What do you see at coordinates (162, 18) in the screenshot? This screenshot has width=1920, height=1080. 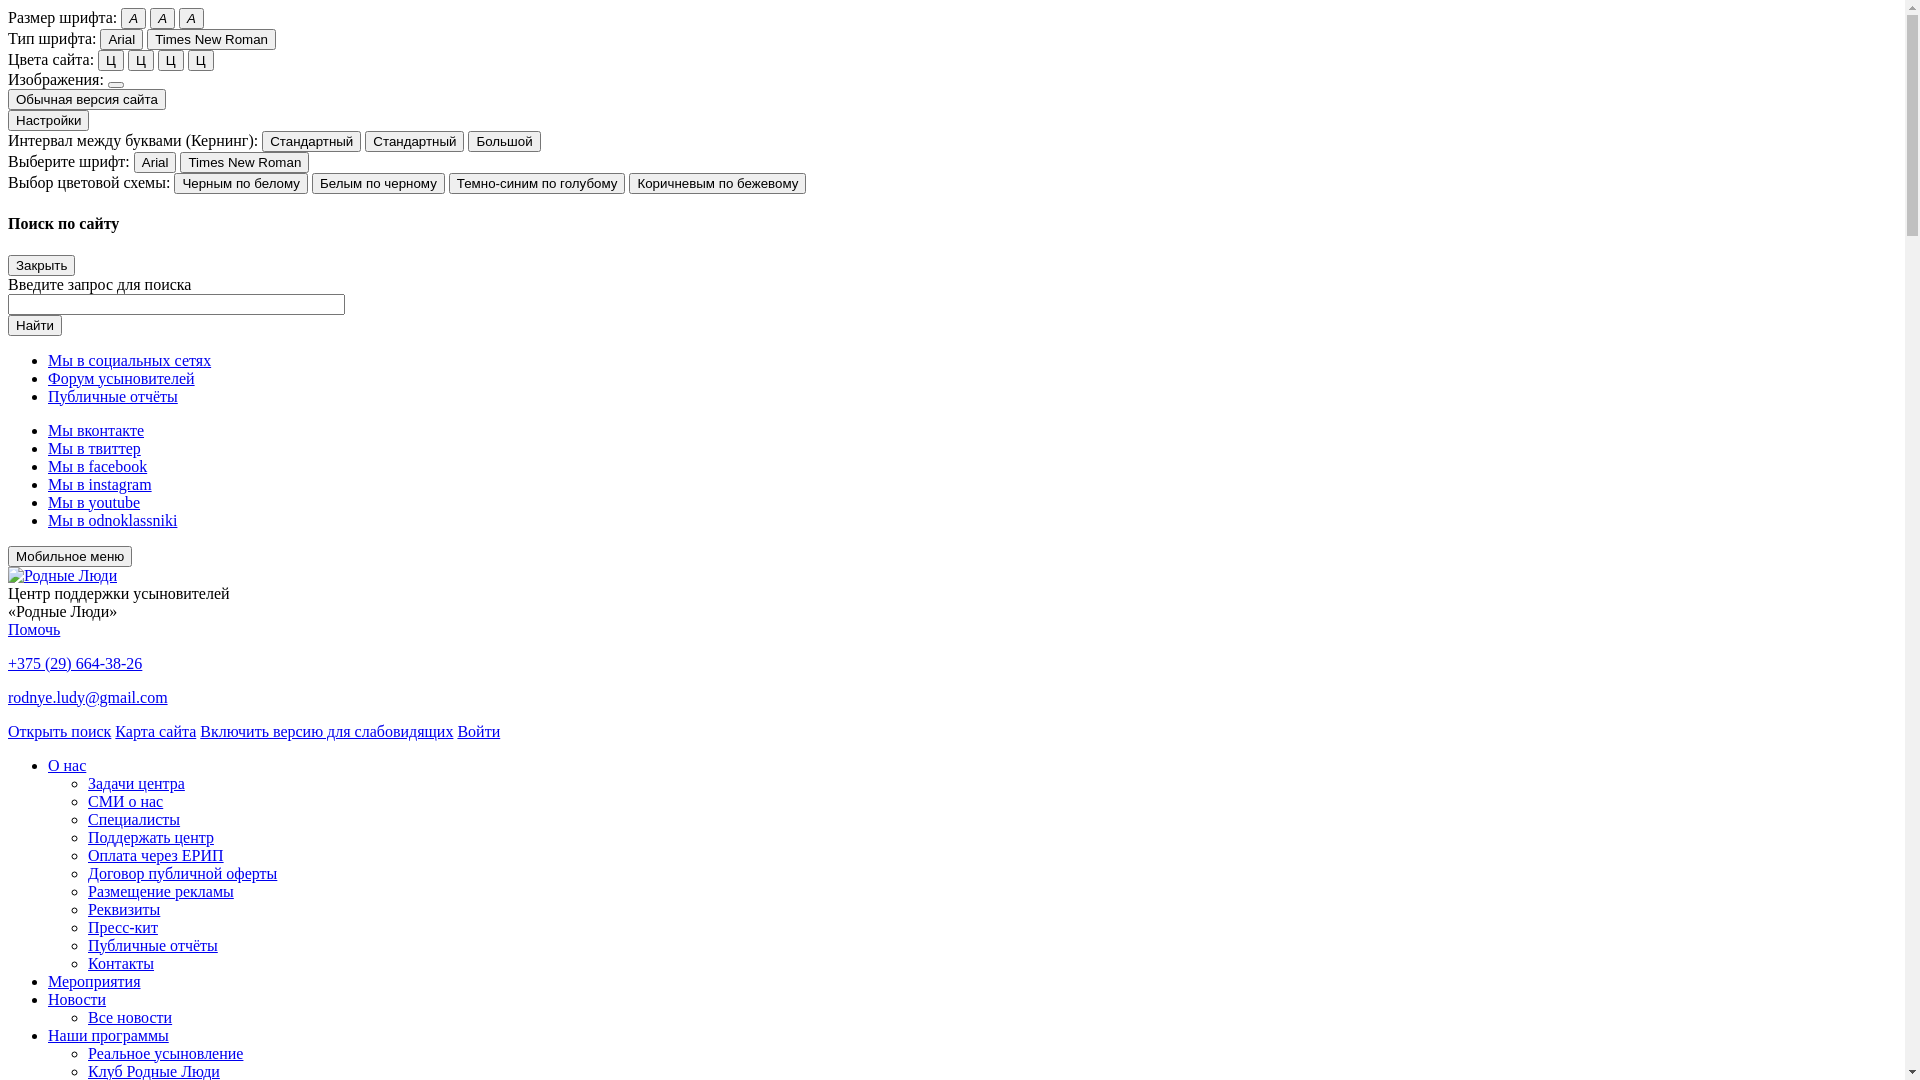 I see `'A'` at bounding box center [162, 18].